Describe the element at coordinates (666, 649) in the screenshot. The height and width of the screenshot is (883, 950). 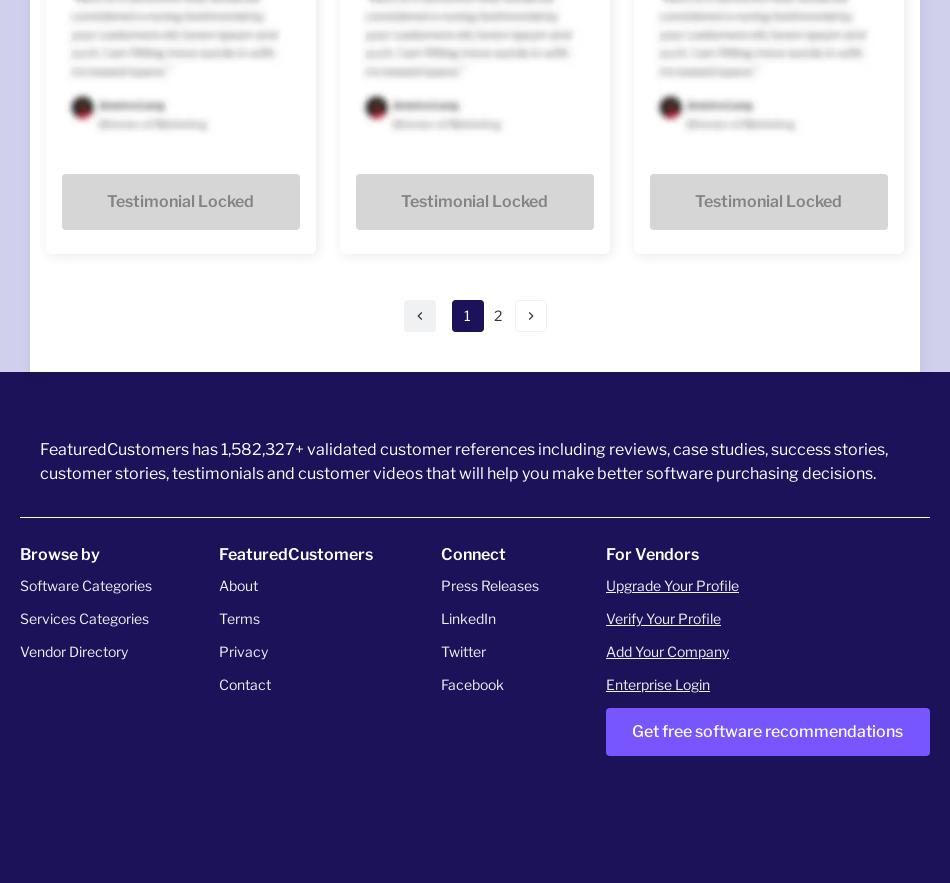
I see `'Add Your Company'` at that location.